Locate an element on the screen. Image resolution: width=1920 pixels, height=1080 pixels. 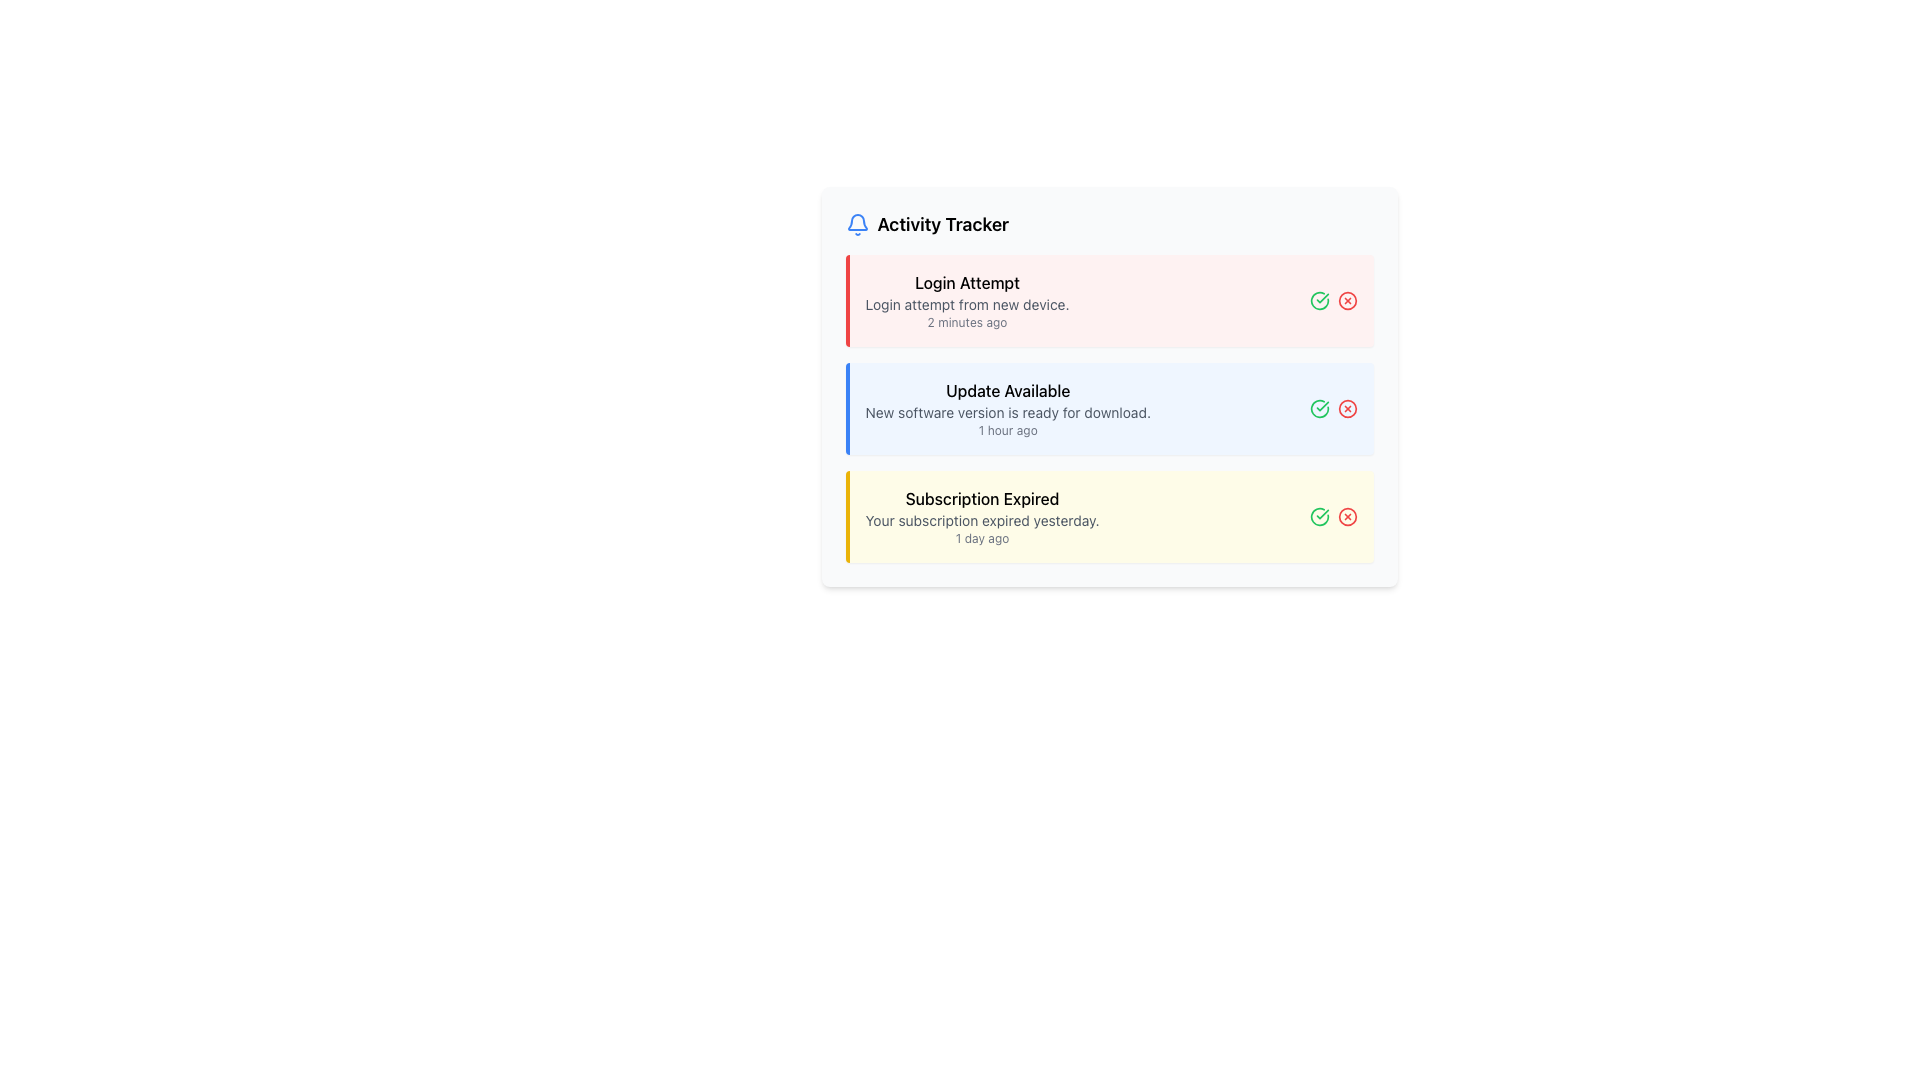
the text element that reads 'Your subscription expired yesterday.' located in the lower part of the modal under the 'Subscription Expired' section, indicating a secondary informational priority is located at coordinates (982, 519).